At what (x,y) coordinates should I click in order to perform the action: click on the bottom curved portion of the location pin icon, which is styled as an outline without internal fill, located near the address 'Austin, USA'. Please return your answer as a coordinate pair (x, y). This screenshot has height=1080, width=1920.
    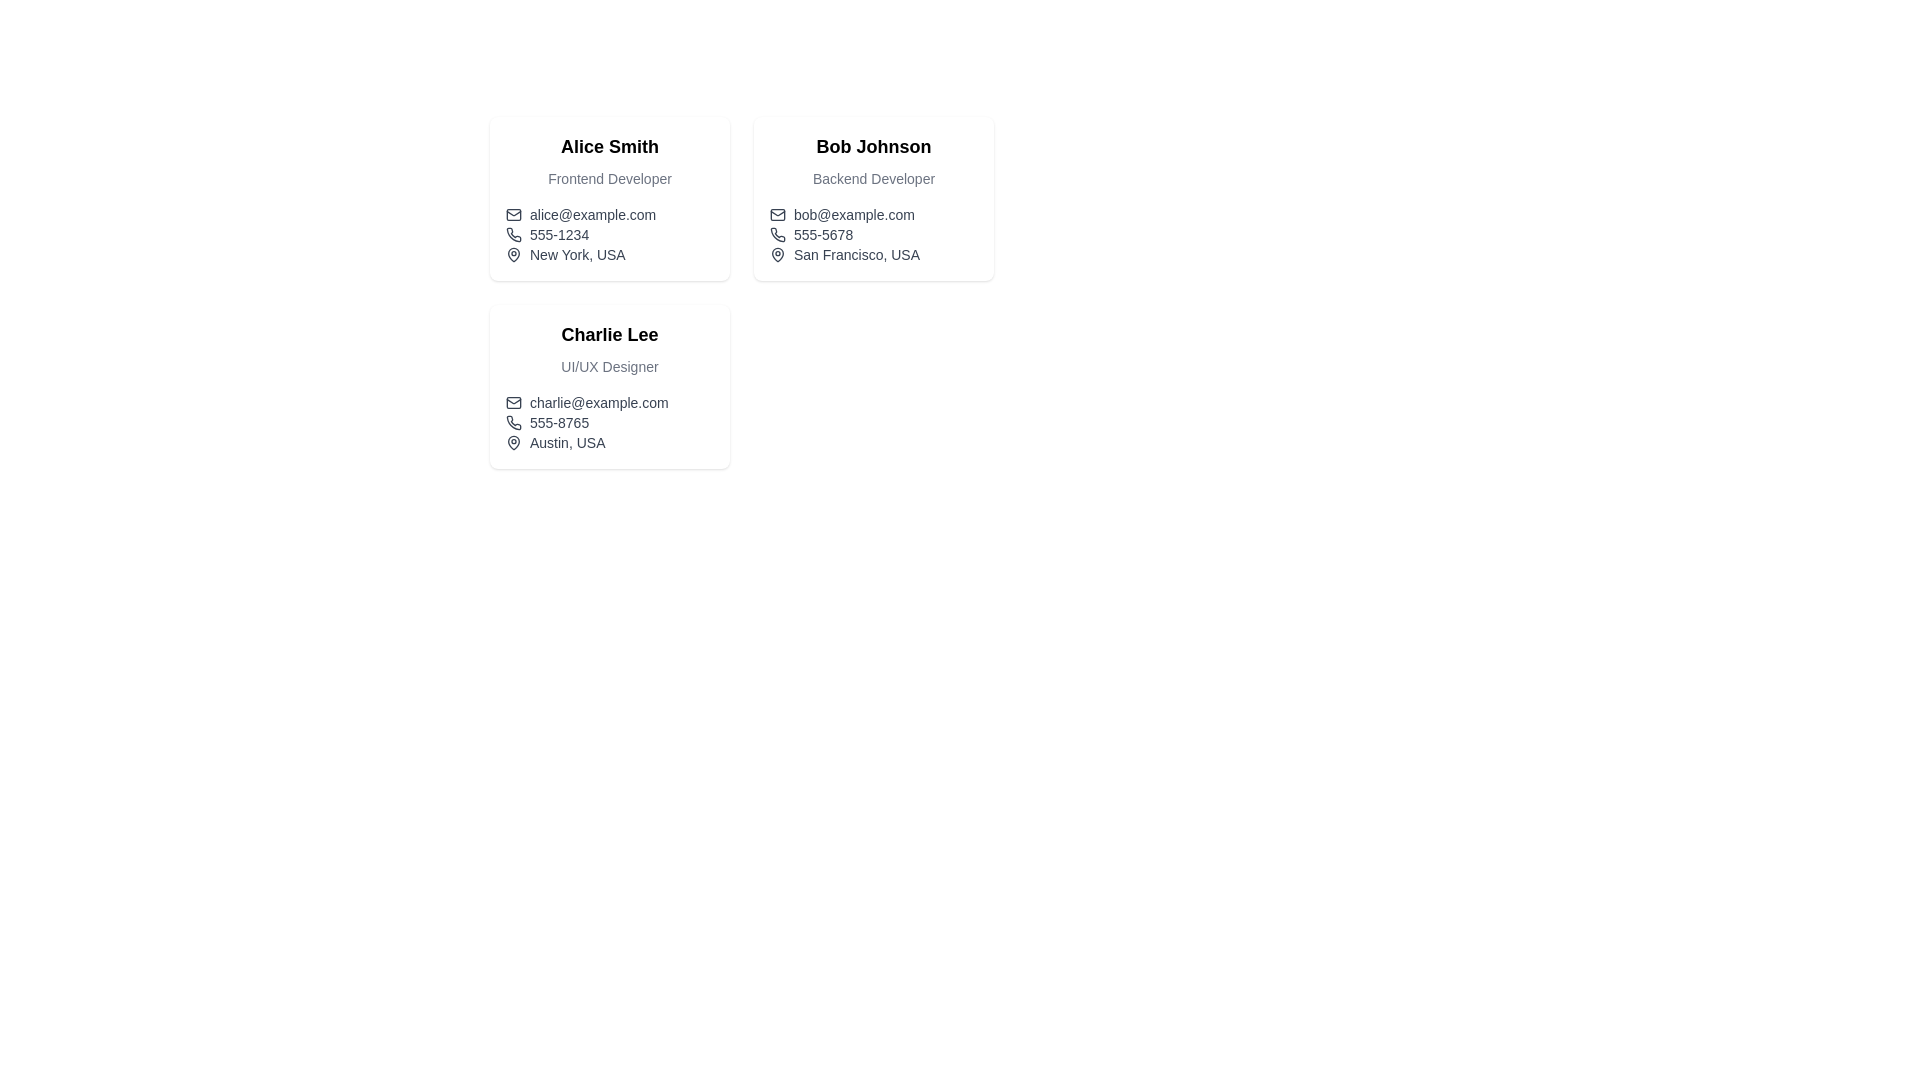
    Looking at the image, I should click on (513, 442).